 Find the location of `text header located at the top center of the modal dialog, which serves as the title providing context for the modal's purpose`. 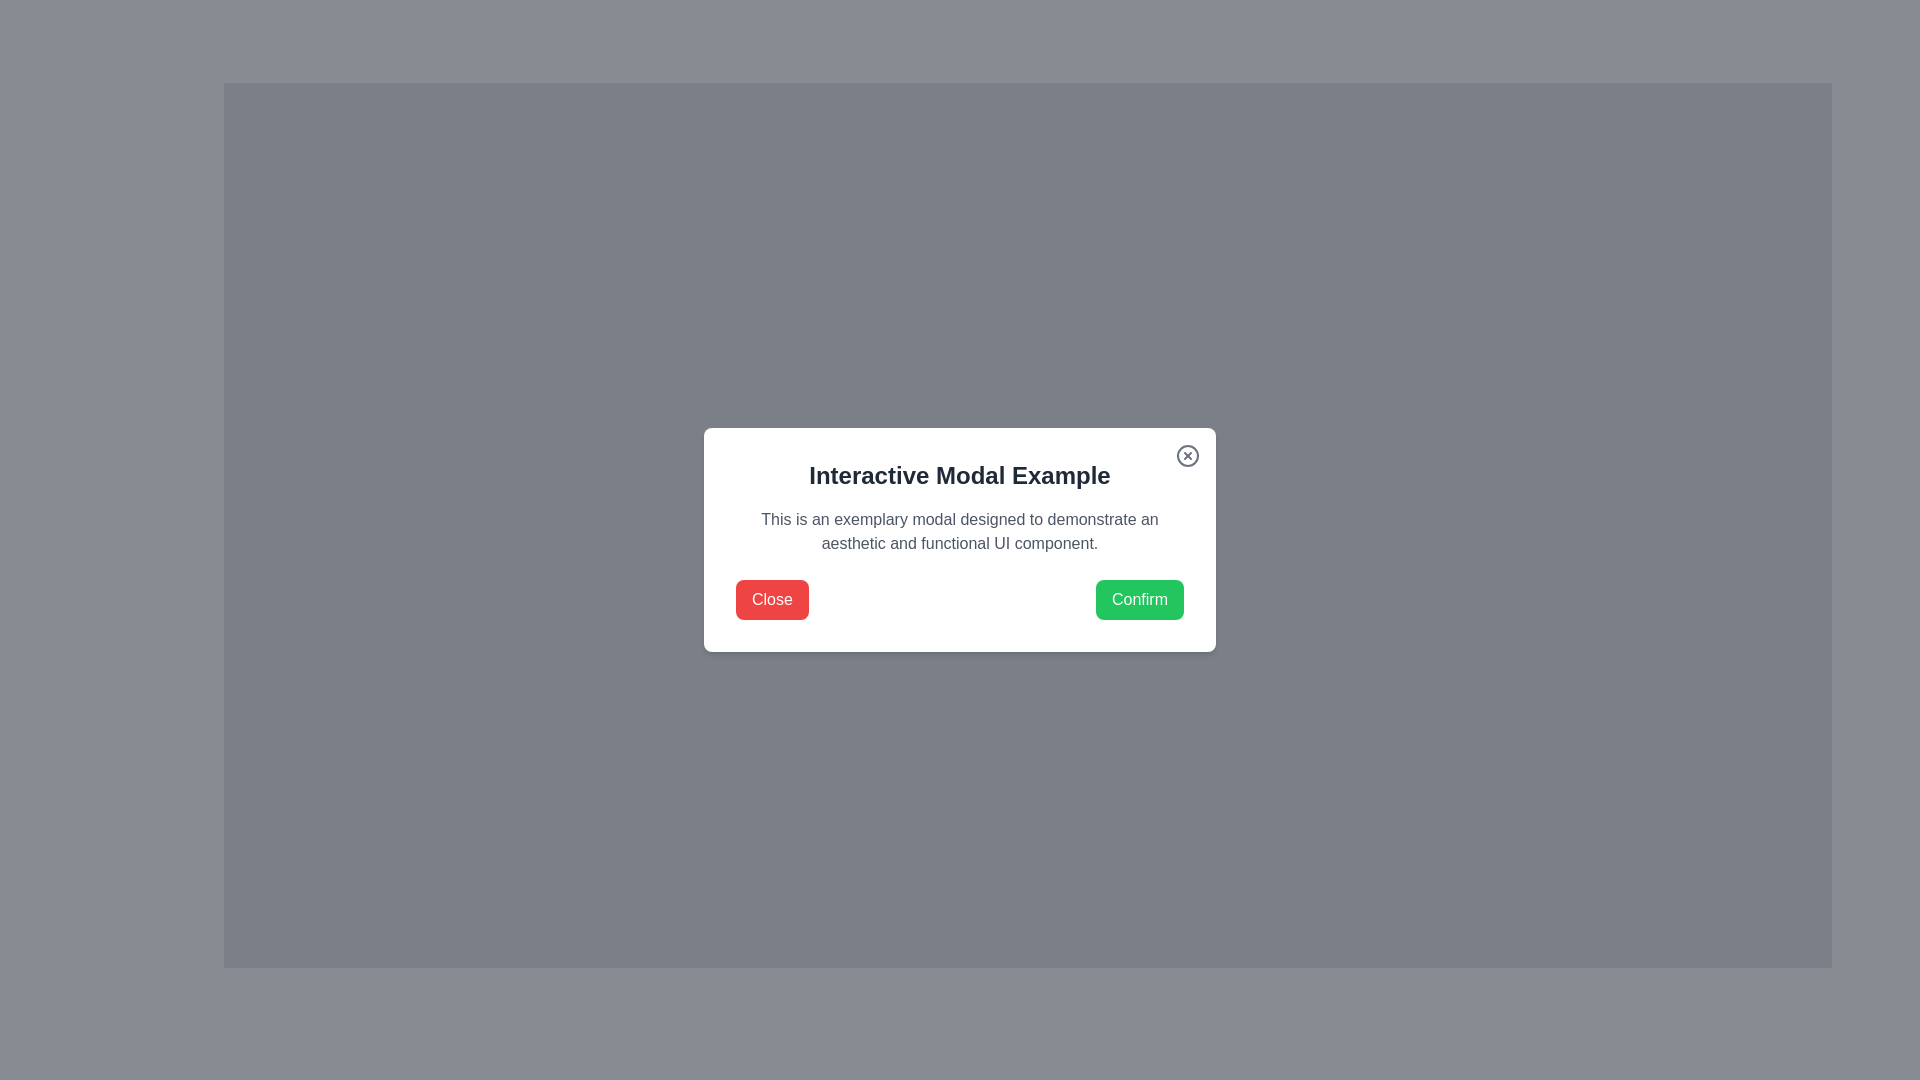

text header located at the top center of the modal dialog, which serves as the title providing context for the modal's purpose is located at coordinates (960, 475).